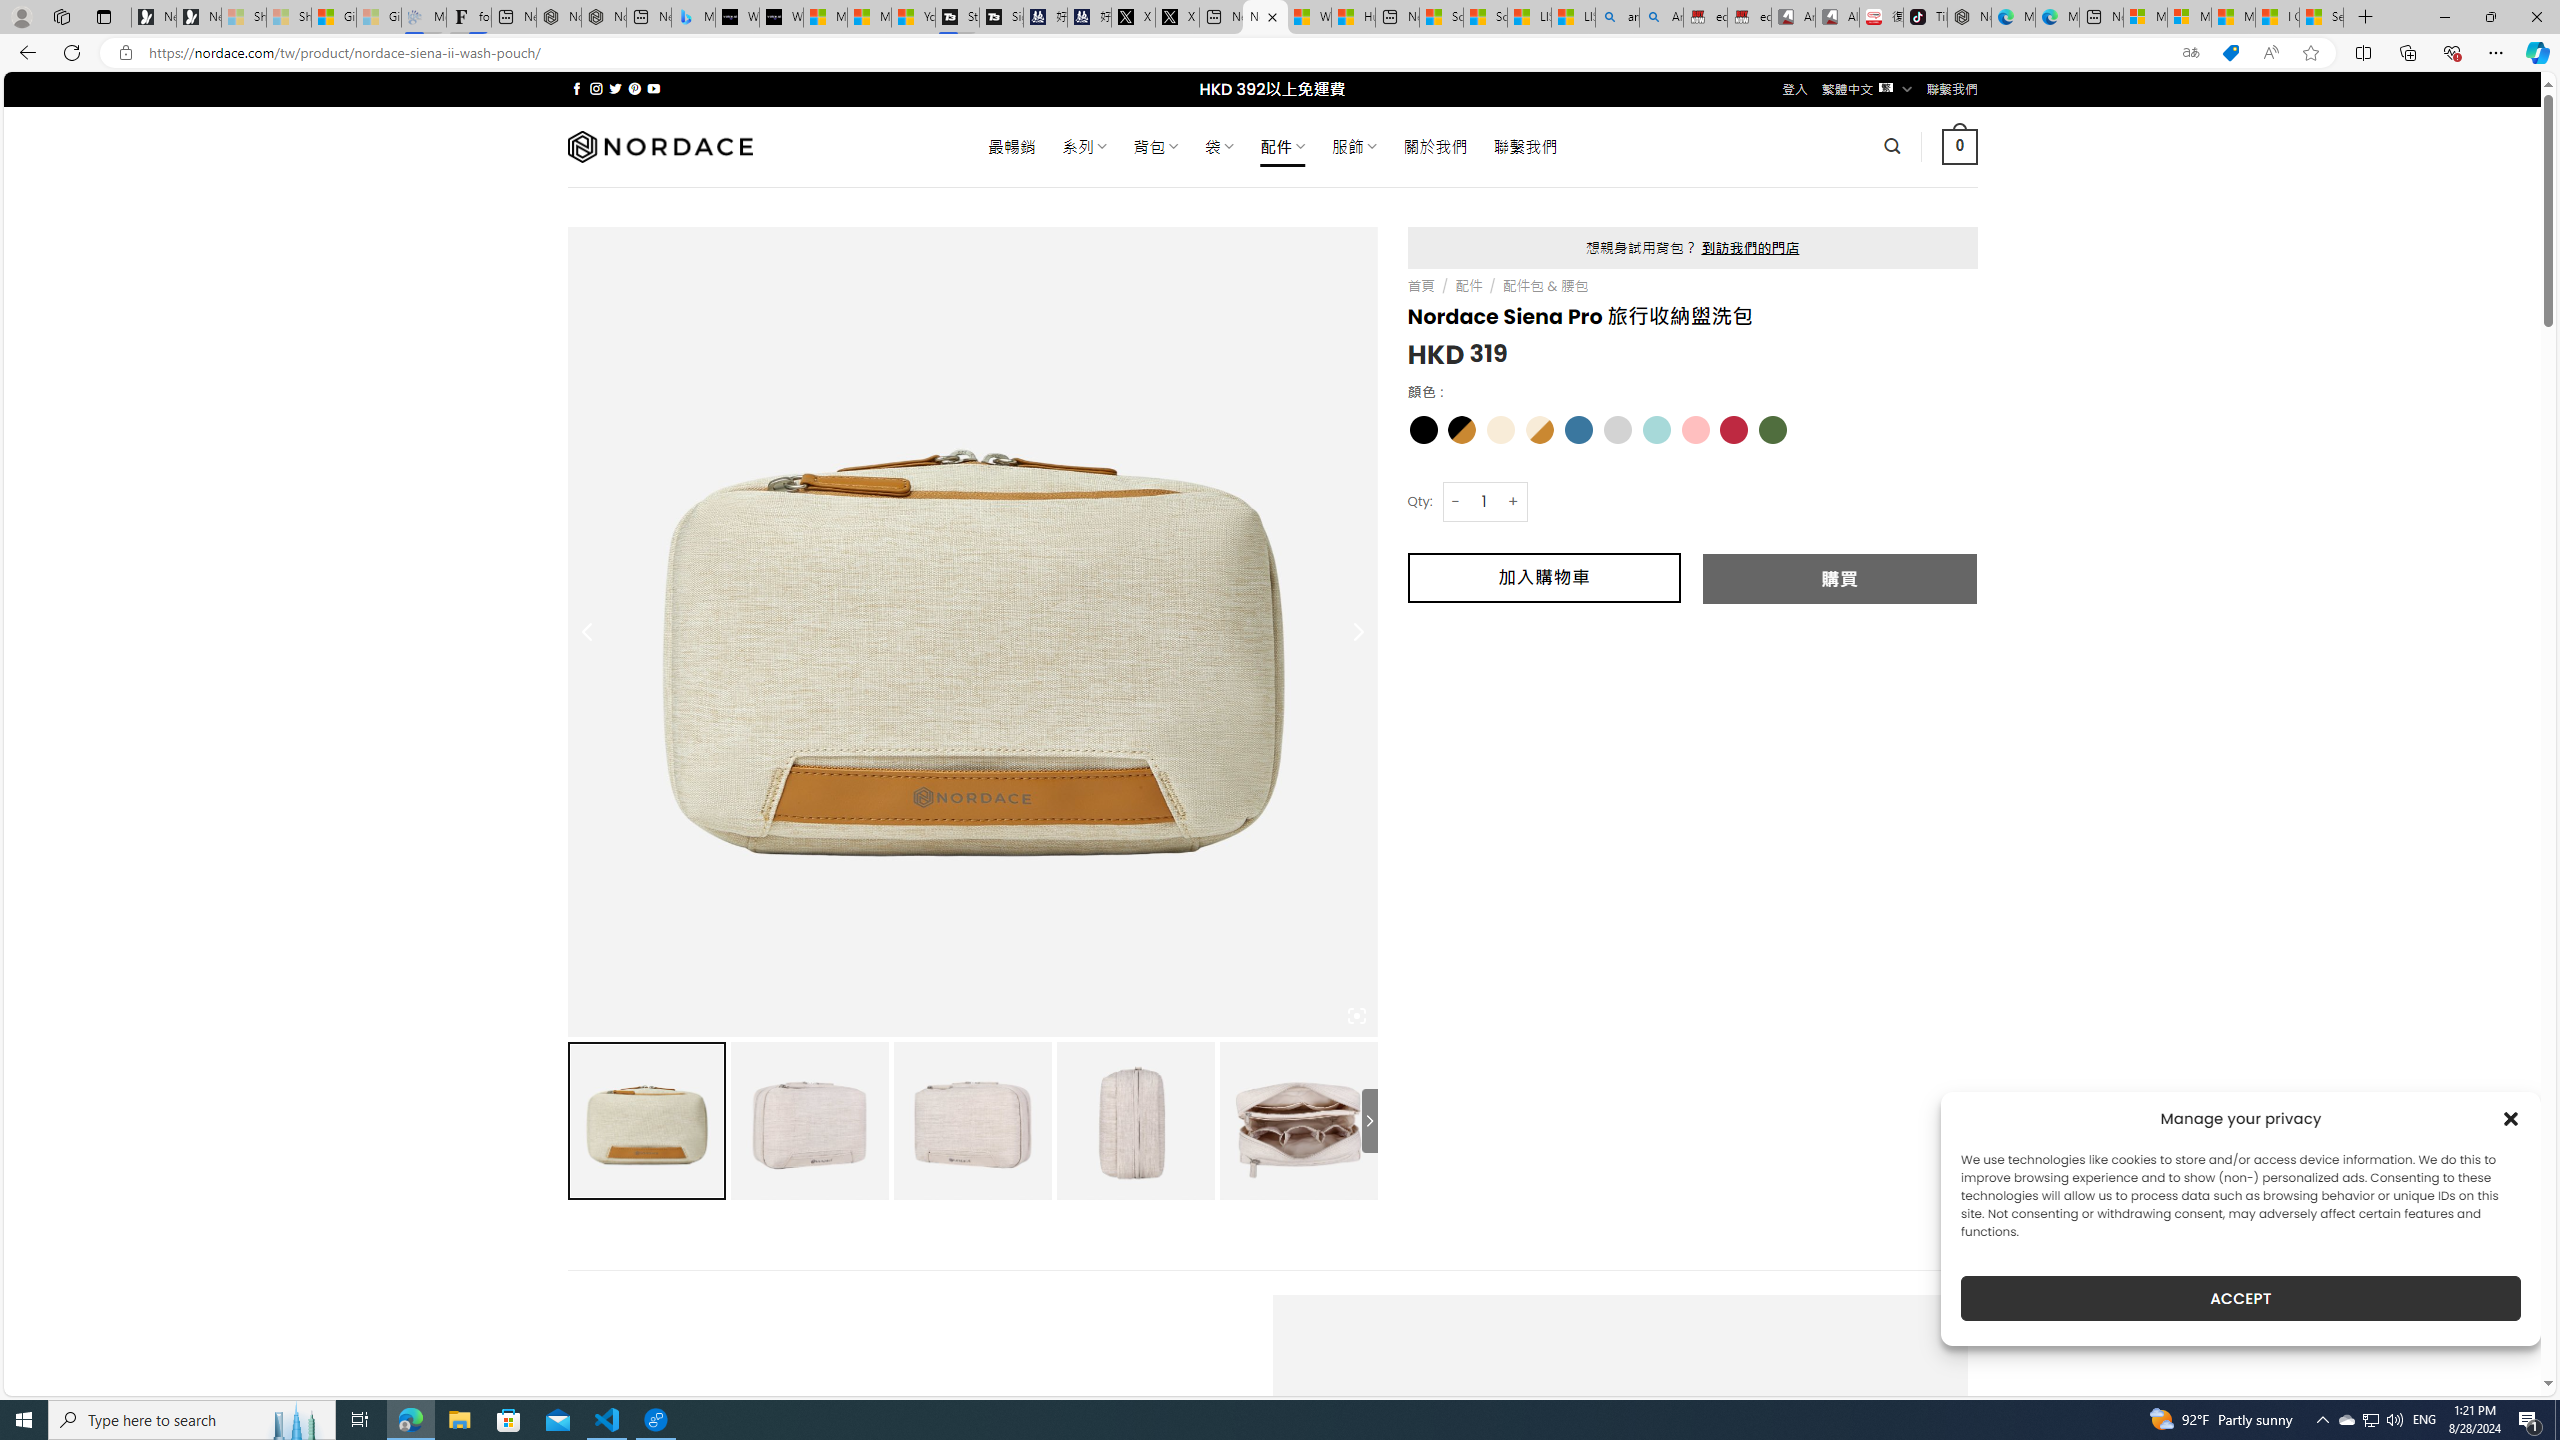 This screenshot has width=2560, height=1440. Describe the element at coordinates (1353, 16) in the screenshot. I see `'Huge shark washes ashore at New York City beach | Watch'` at that location.